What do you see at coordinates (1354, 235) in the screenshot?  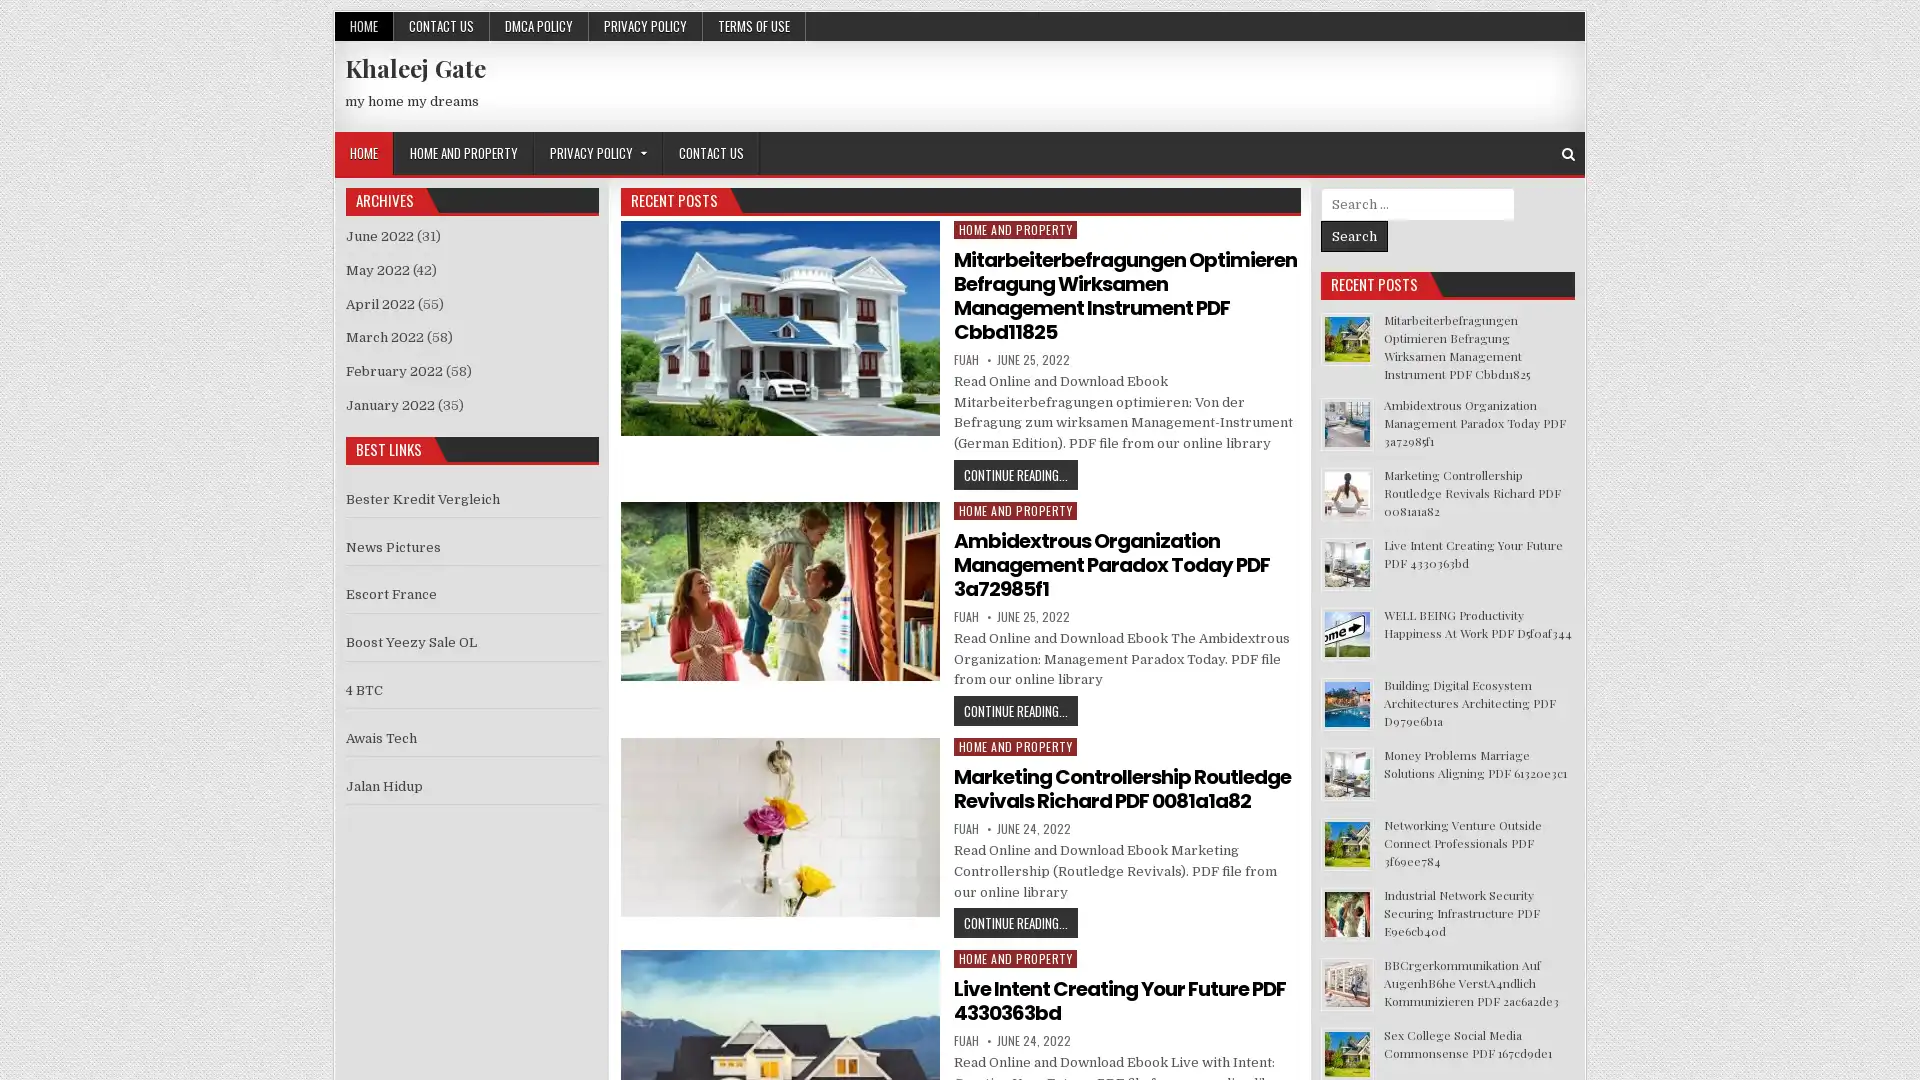 I see `Search` at bounding box center [1354, 235].